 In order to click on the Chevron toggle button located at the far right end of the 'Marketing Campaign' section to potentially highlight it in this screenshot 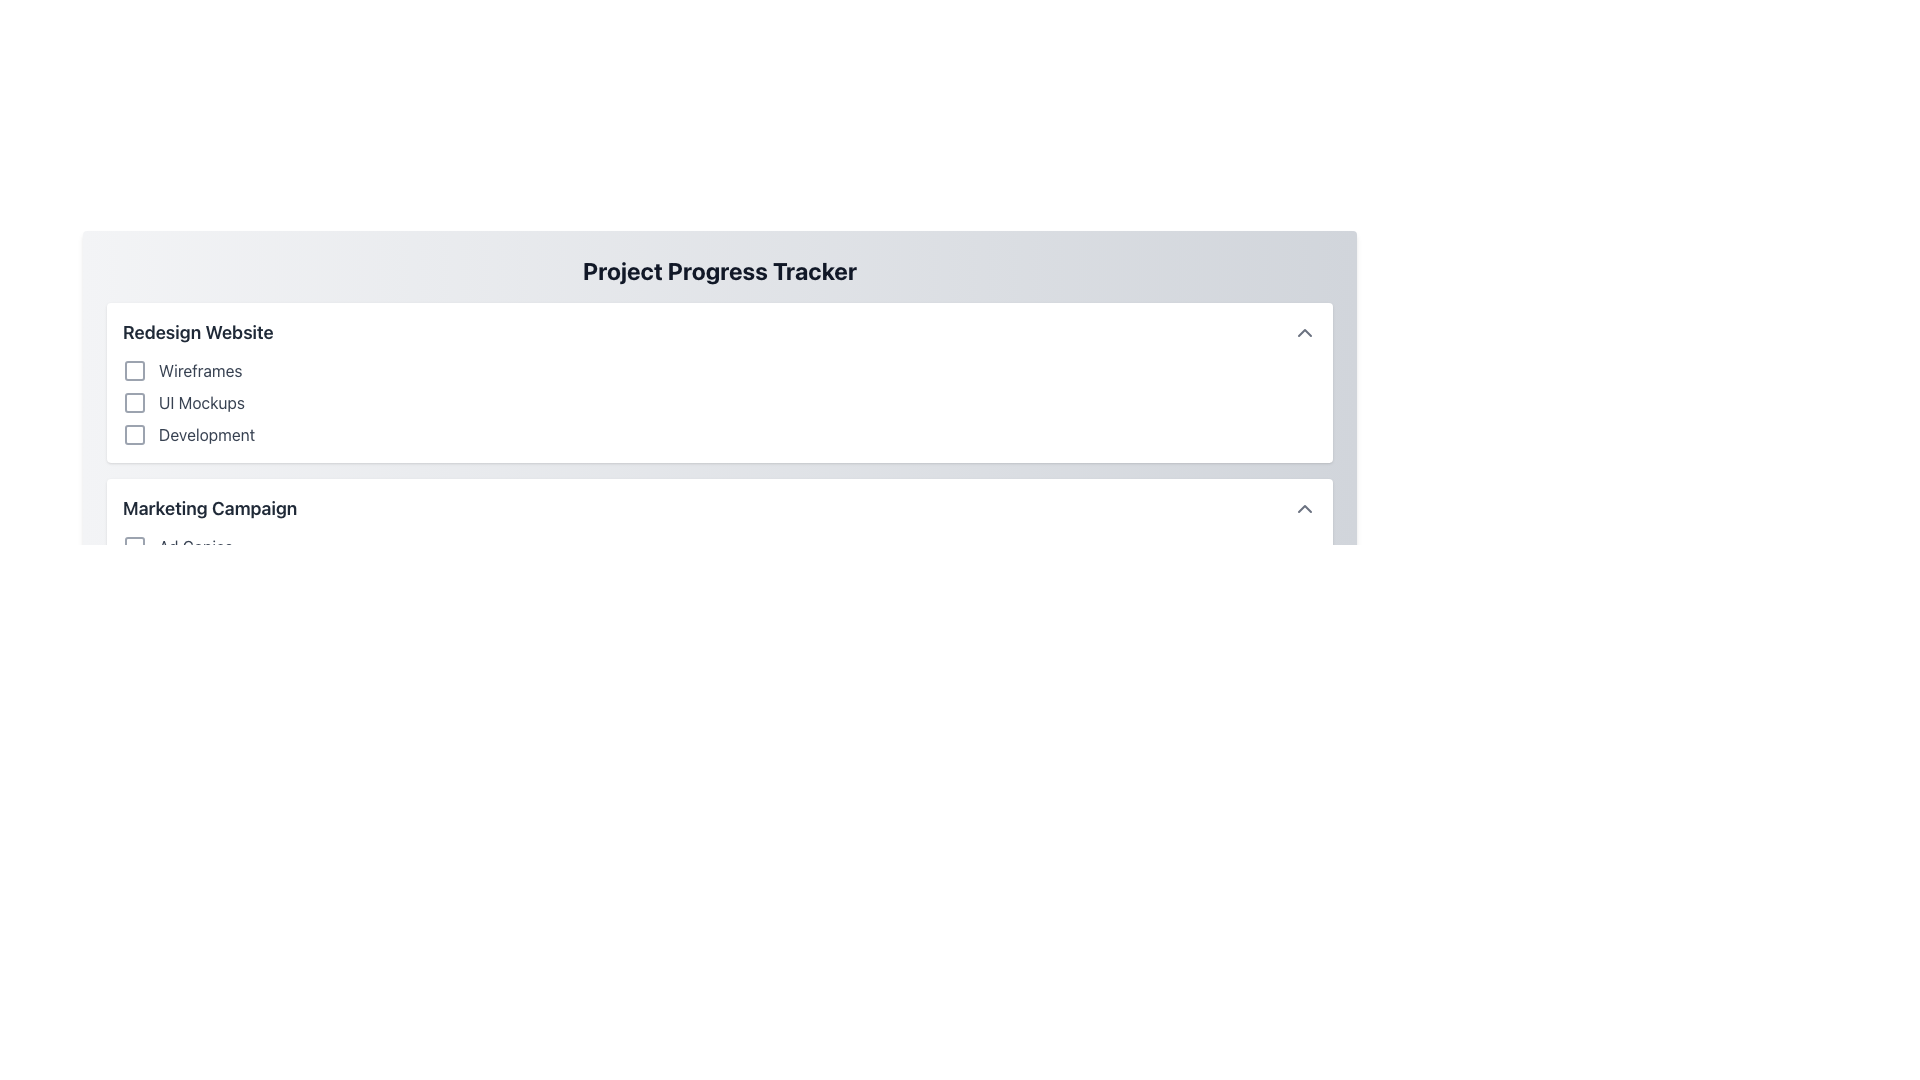, I will do `click(1305, 508)`.